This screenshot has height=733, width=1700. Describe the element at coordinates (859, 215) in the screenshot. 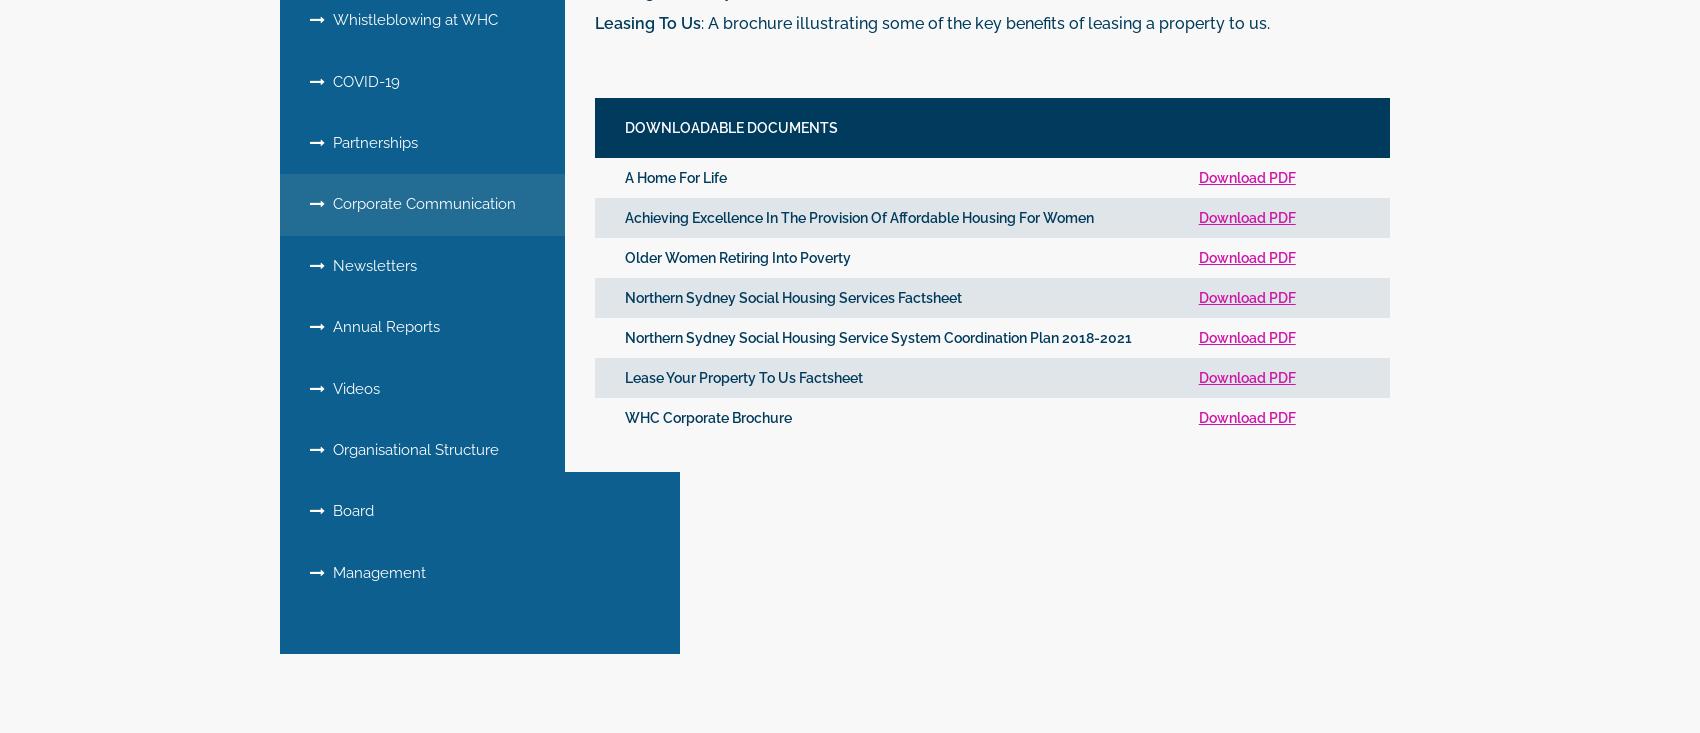

I see `'Achieving Excellence In The Provision Of Affordable Housing For Women'` at that location.